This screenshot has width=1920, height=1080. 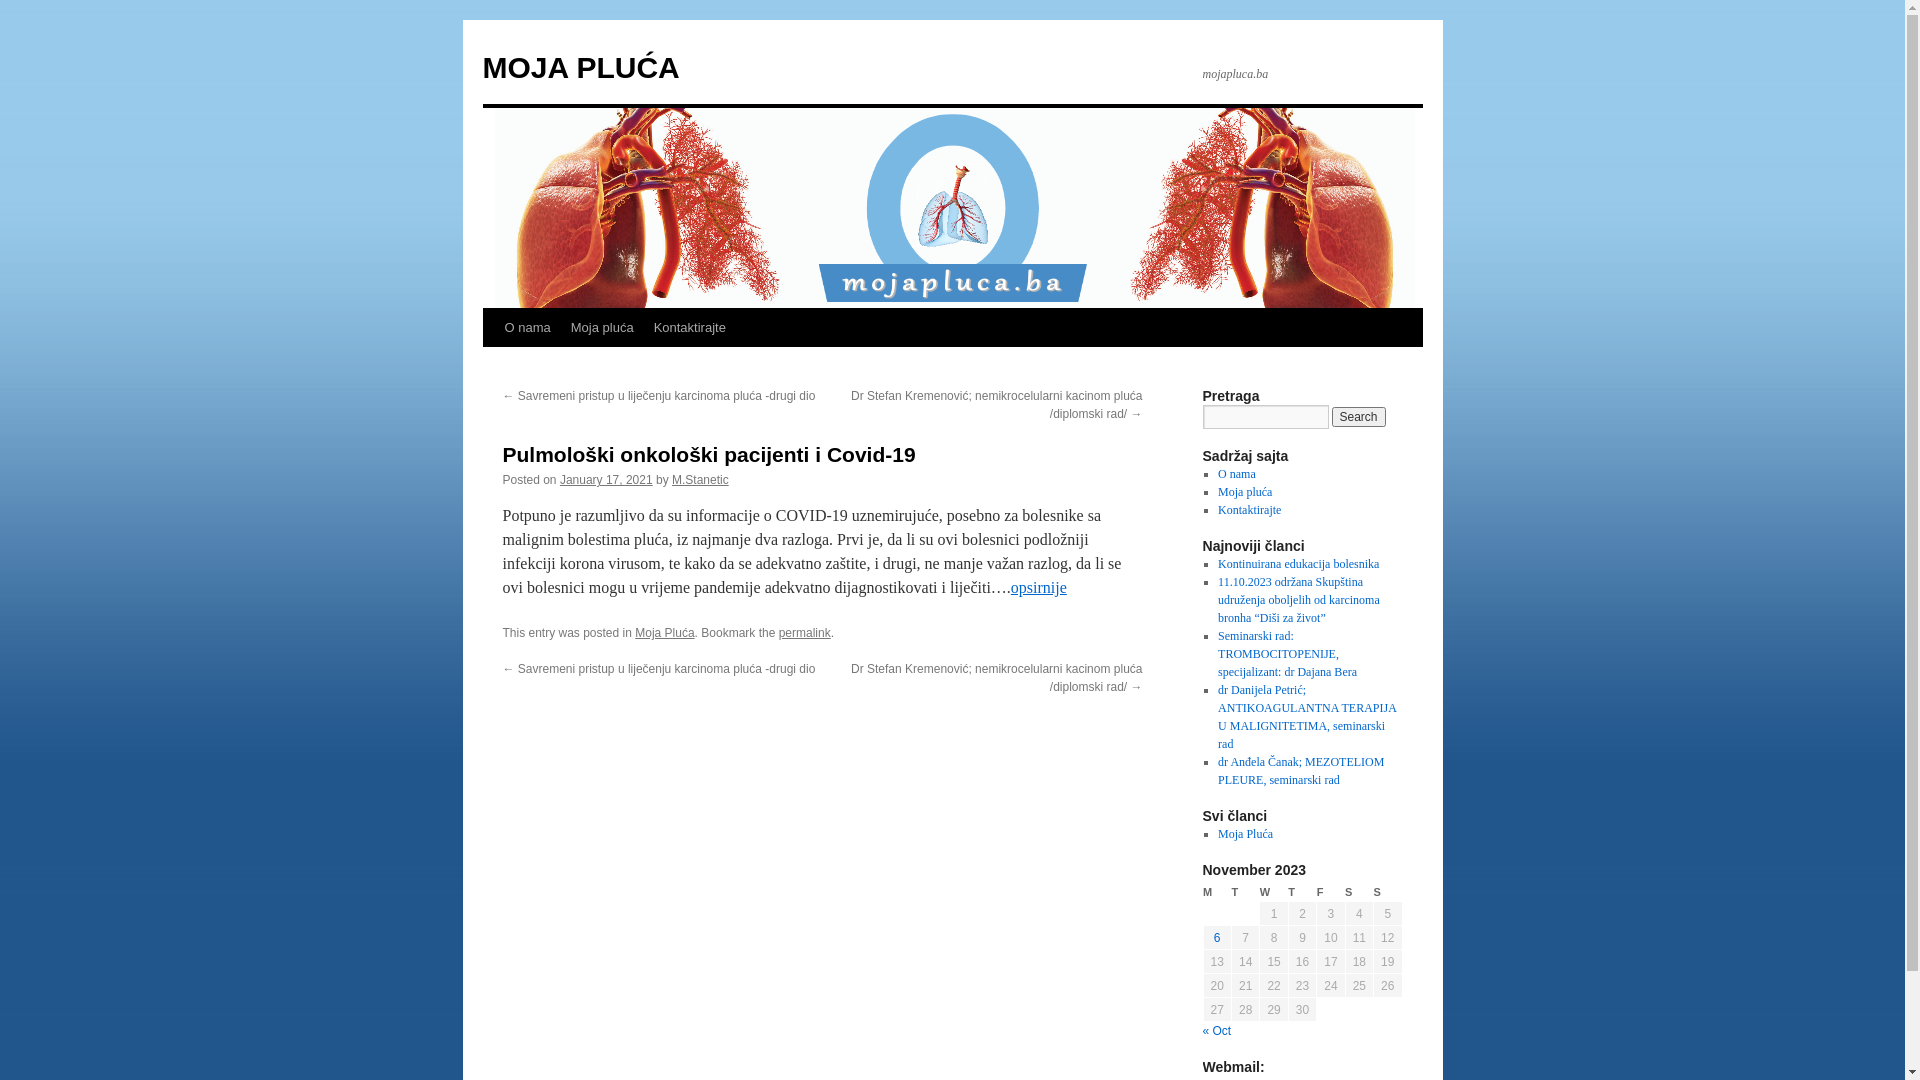 I want to click on 'Kontaktirajte', so click(x=1217, y=508).